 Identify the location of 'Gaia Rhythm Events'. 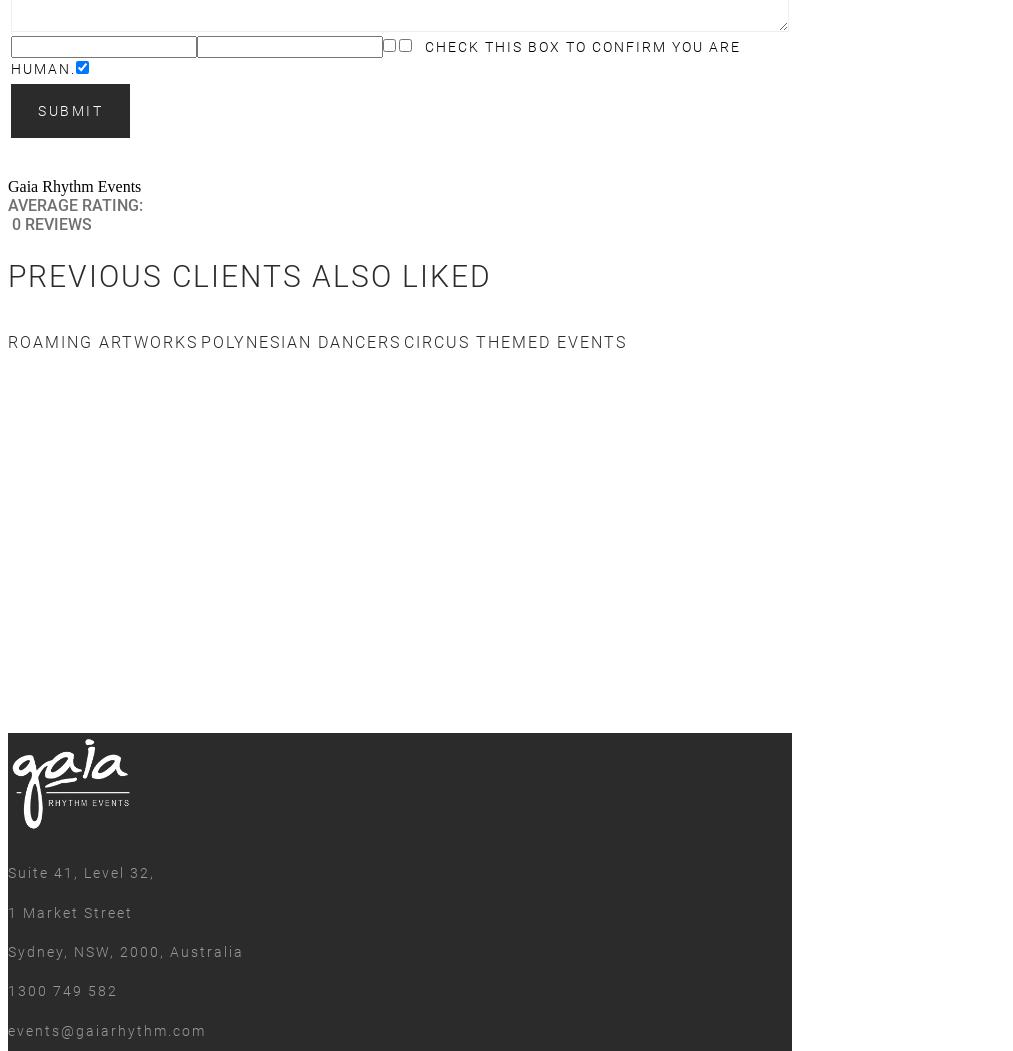
(73, 185).